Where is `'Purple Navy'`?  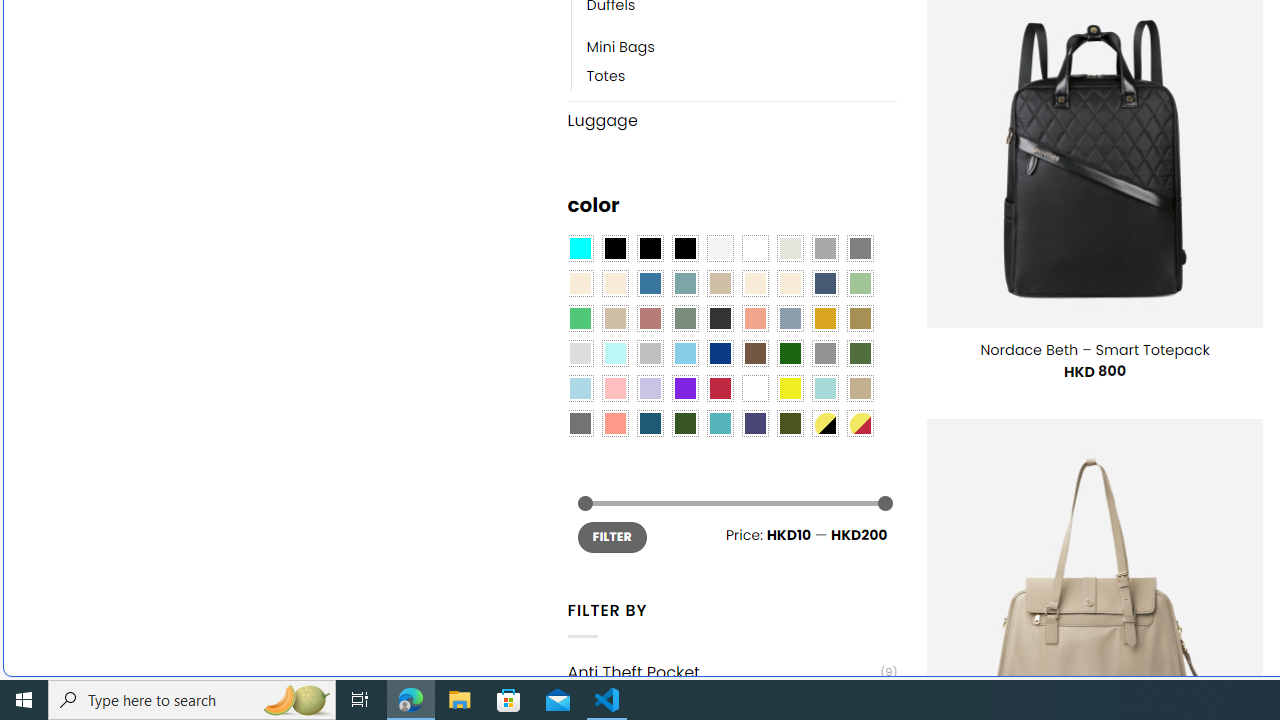
'Purple Navy' is located at coordinates (754, 423).